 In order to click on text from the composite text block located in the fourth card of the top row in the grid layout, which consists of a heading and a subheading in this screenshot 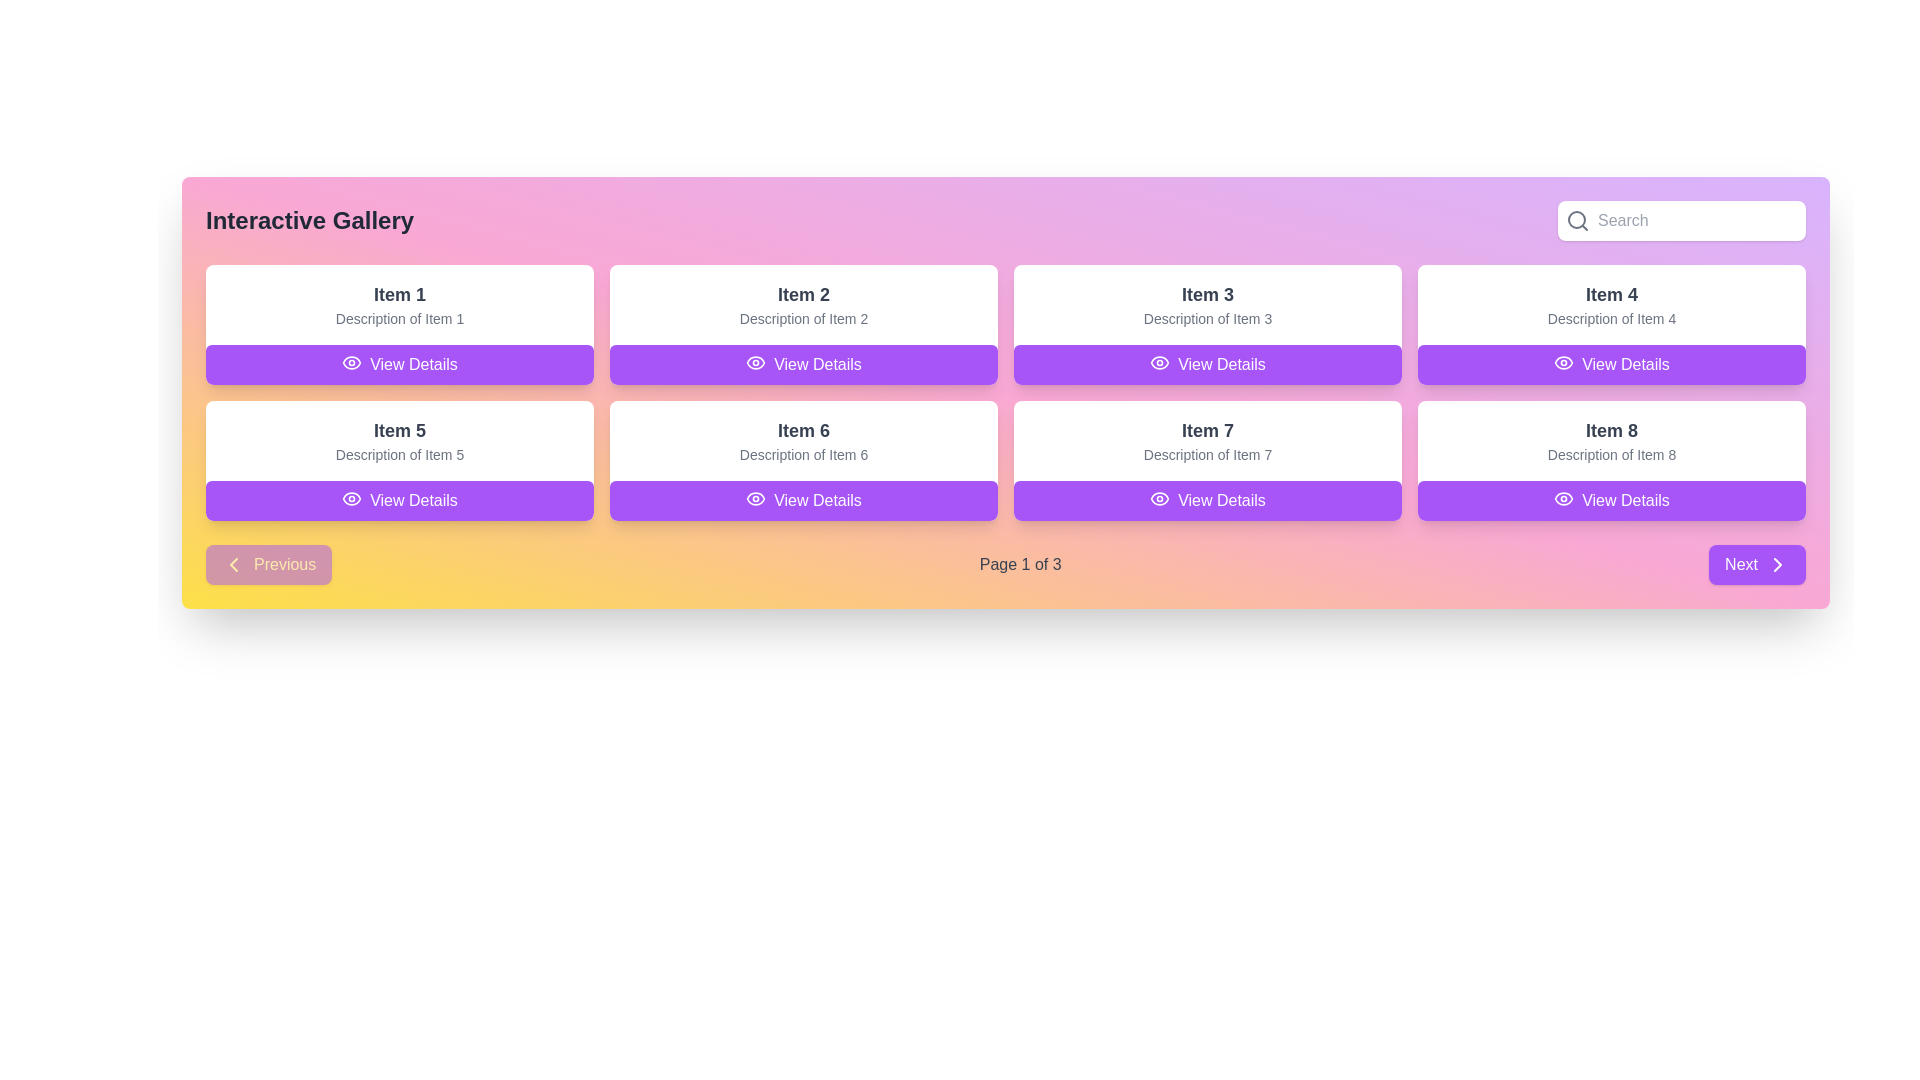, I will do `click(1612, 304)`.